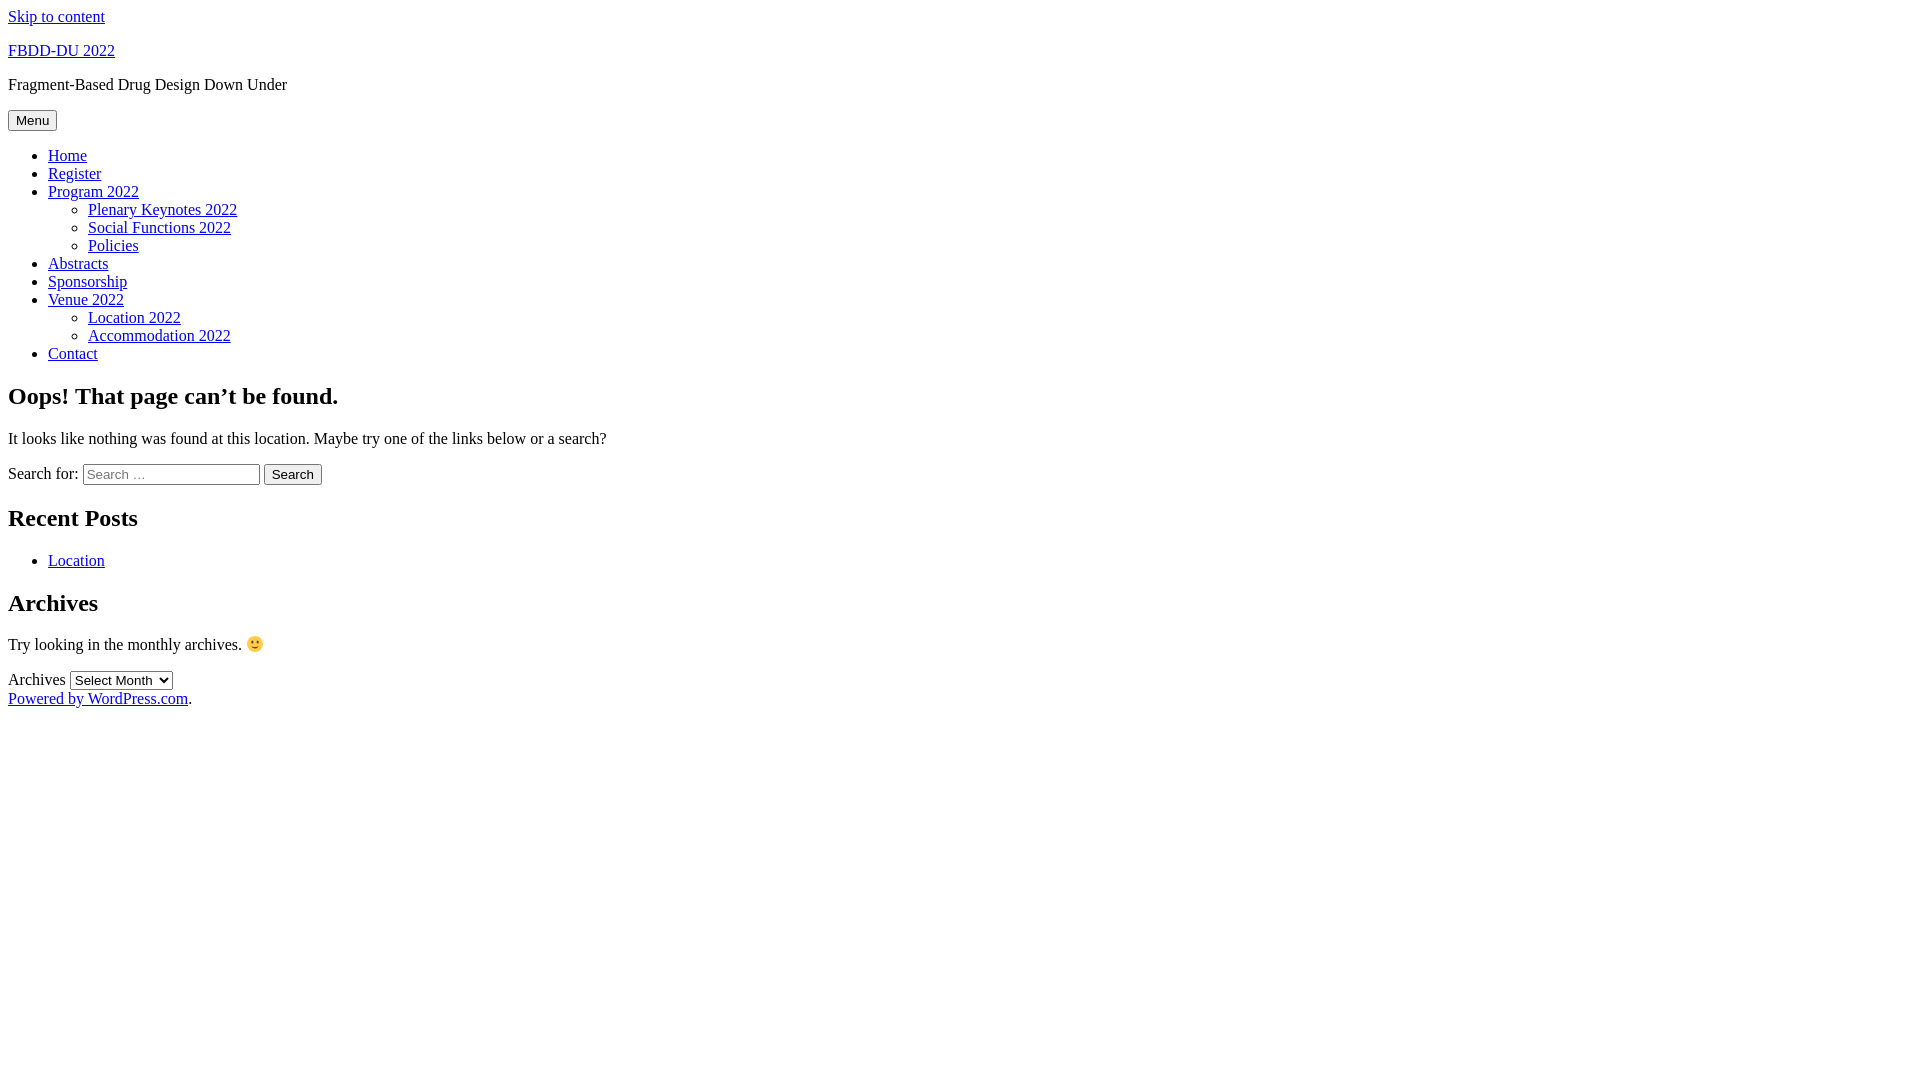 The width and height of the screenshot is (1920, 1080). Describe the element at coordinates (162, 209) in the screenshot. I see `'Plenary Keynotes 2022'` at that location.